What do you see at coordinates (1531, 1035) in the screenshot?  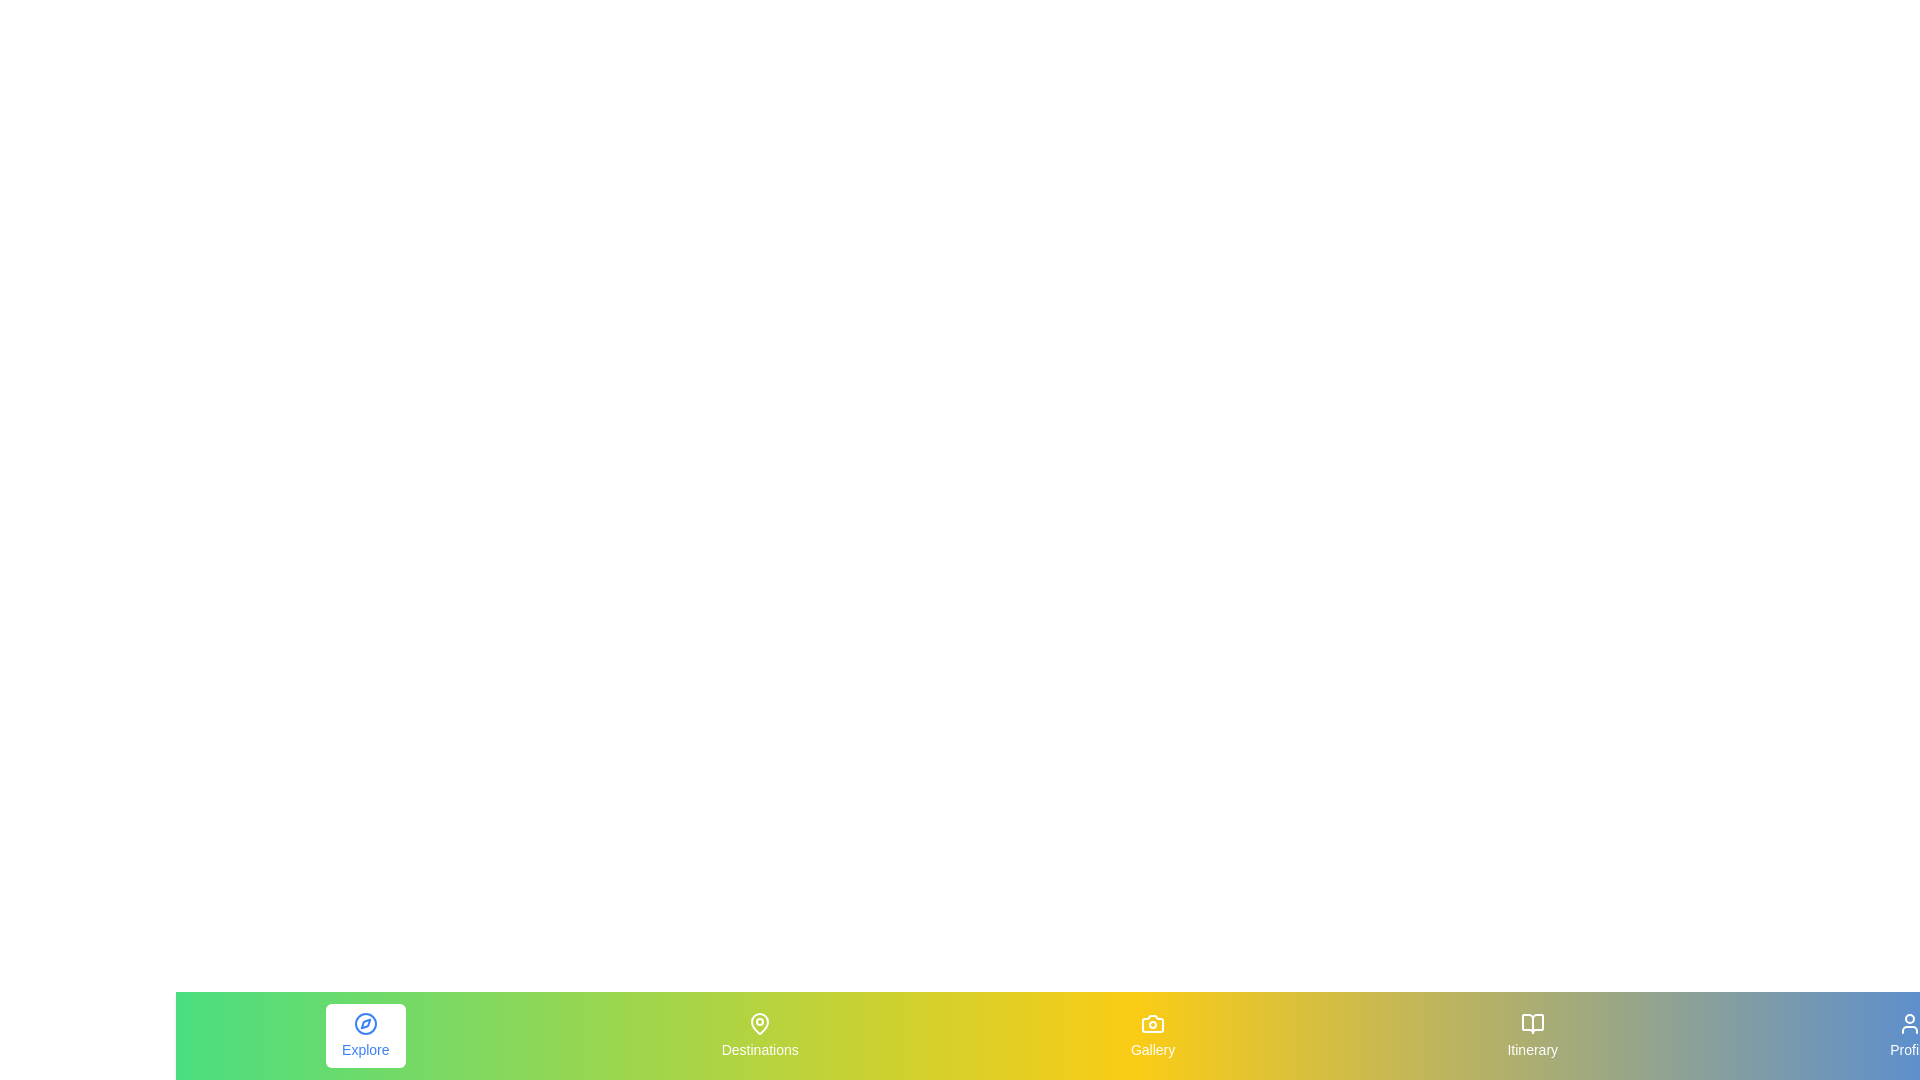 I see `the Itinerary tab by clicking on its respective icon or label` at bounding box center [1531, 1035].